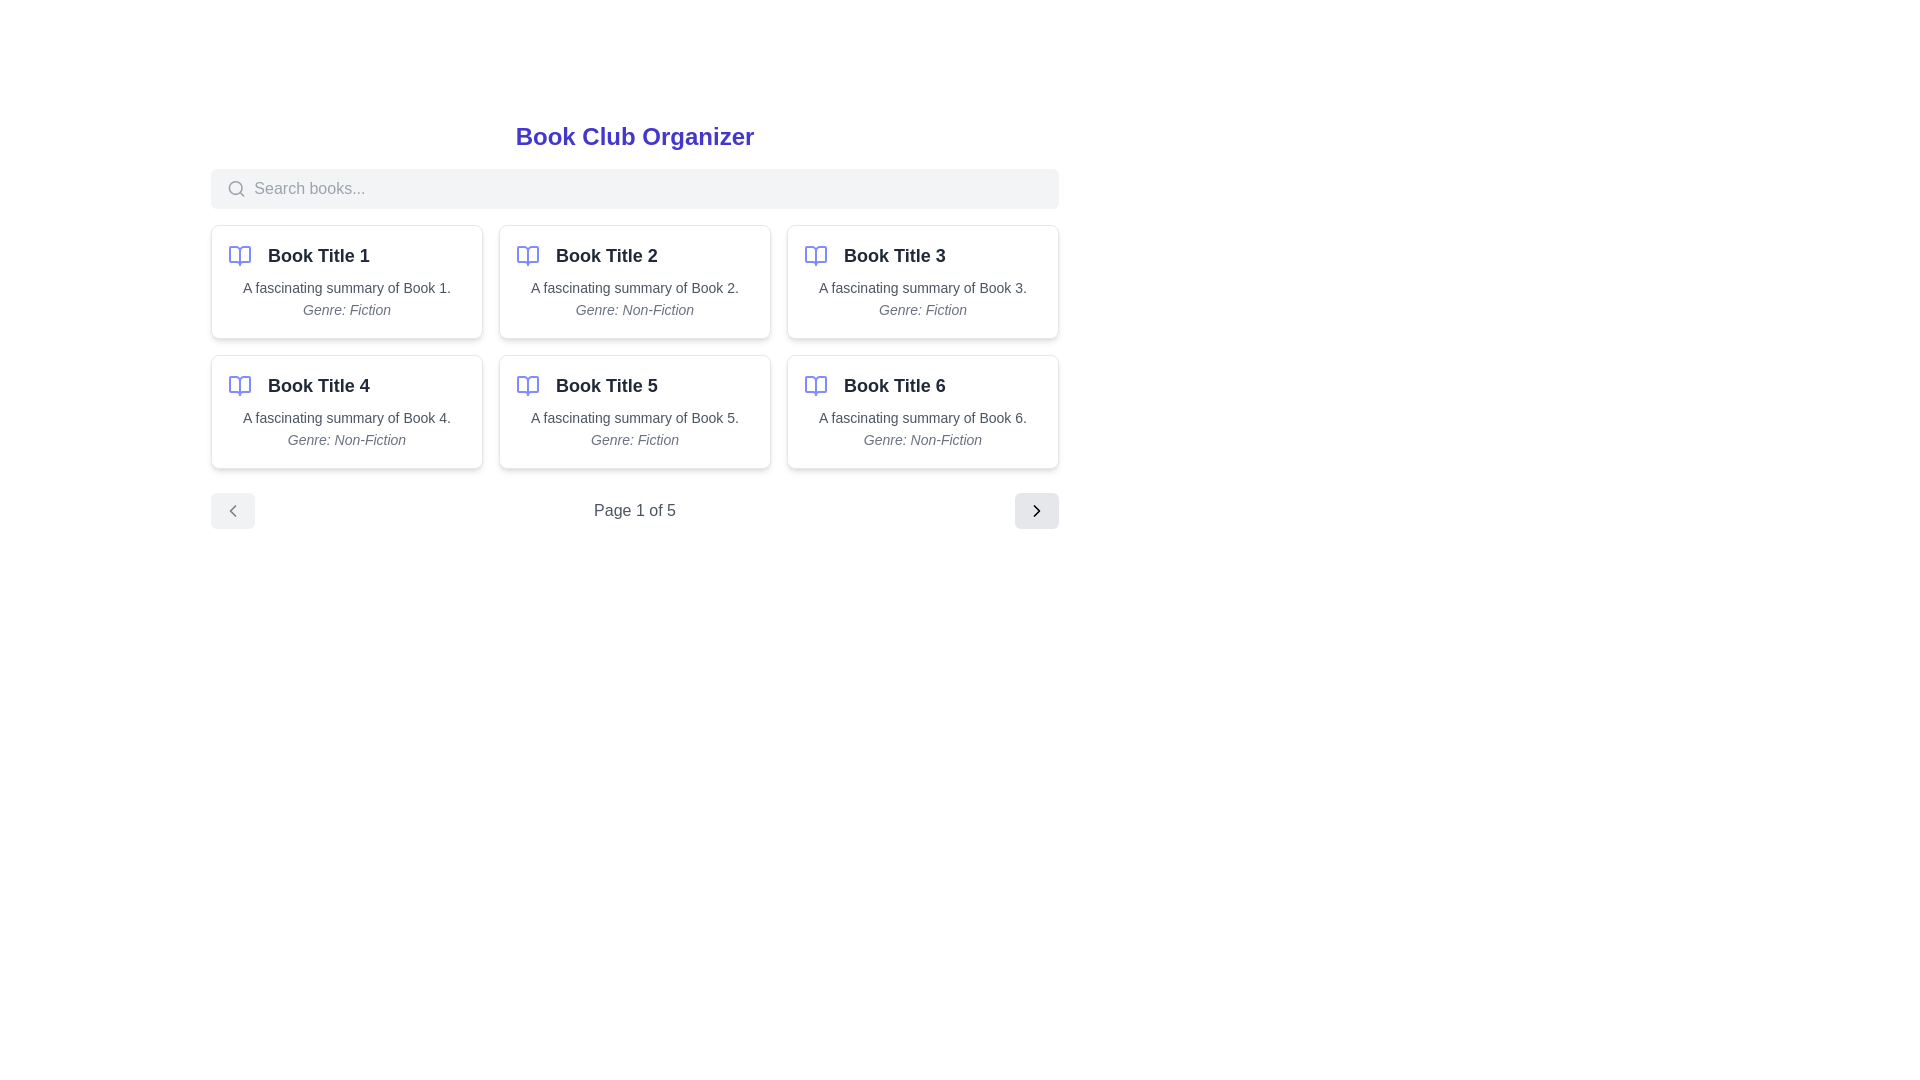 The height and width of the screenshot is (1080, 1920). I want to click on the text label displaying the title 'Book Title 2' located in the second column of the top row in a two-row grid, so click(605, 254).